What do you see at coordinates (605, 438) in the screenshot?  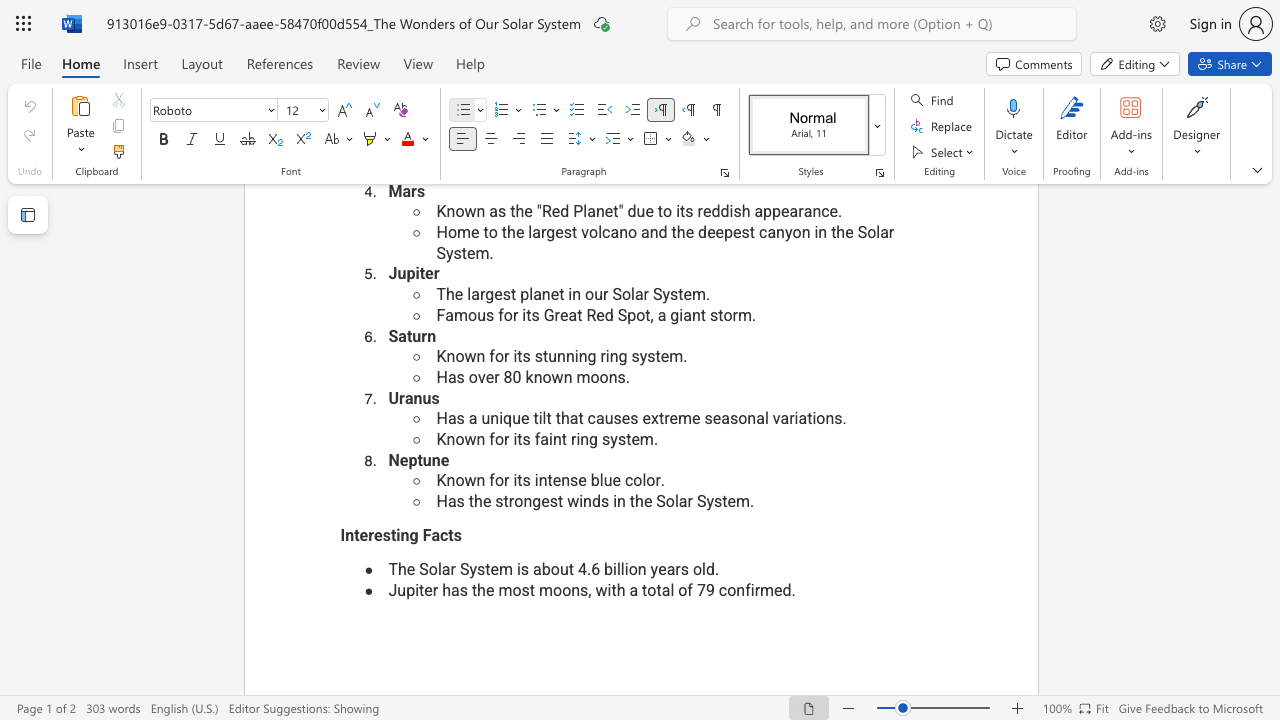 I see `the 2th character "s" in the text` at bounding box center [605, 438].